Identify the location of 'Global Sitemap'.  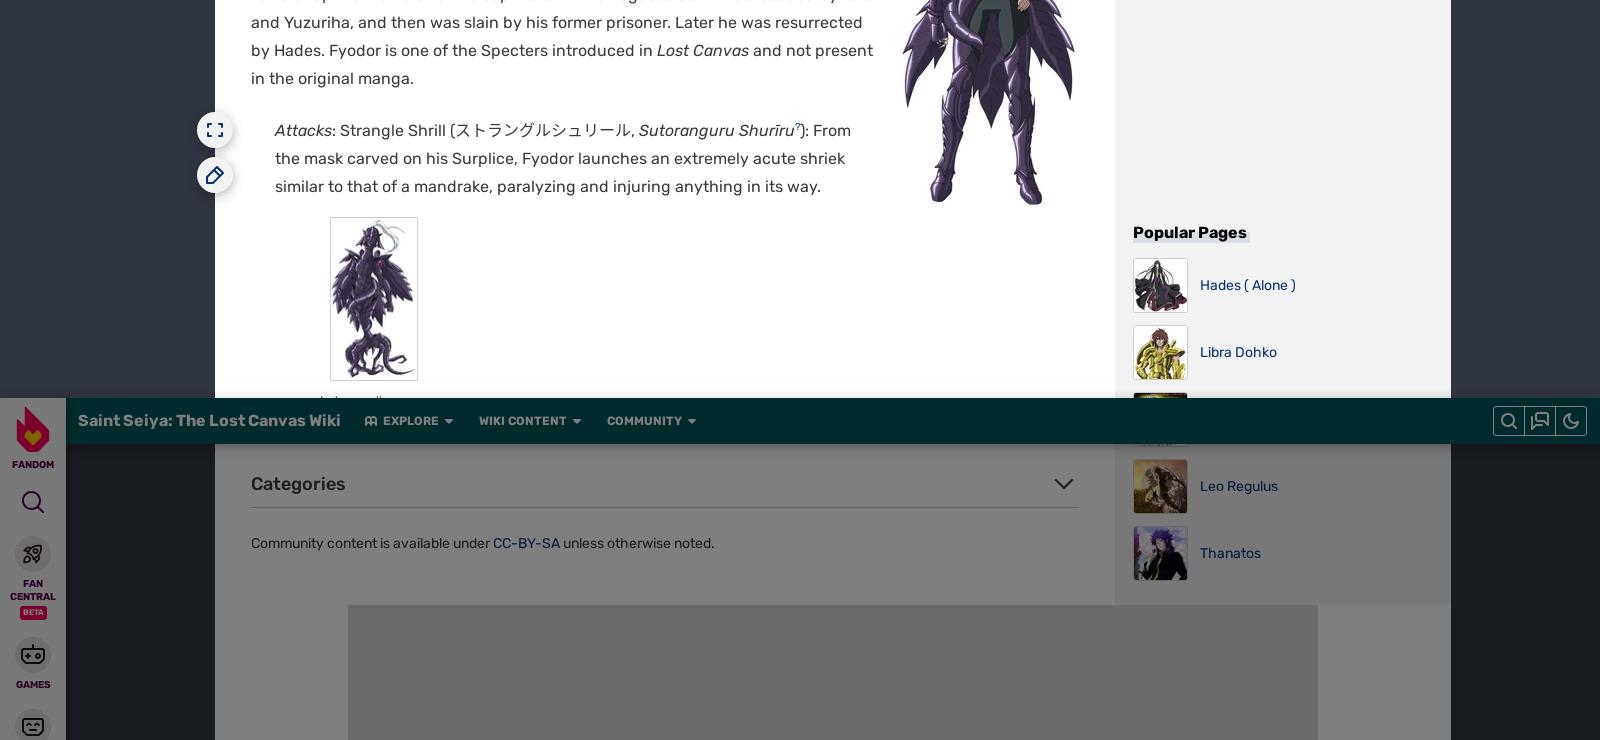
(640, 152).